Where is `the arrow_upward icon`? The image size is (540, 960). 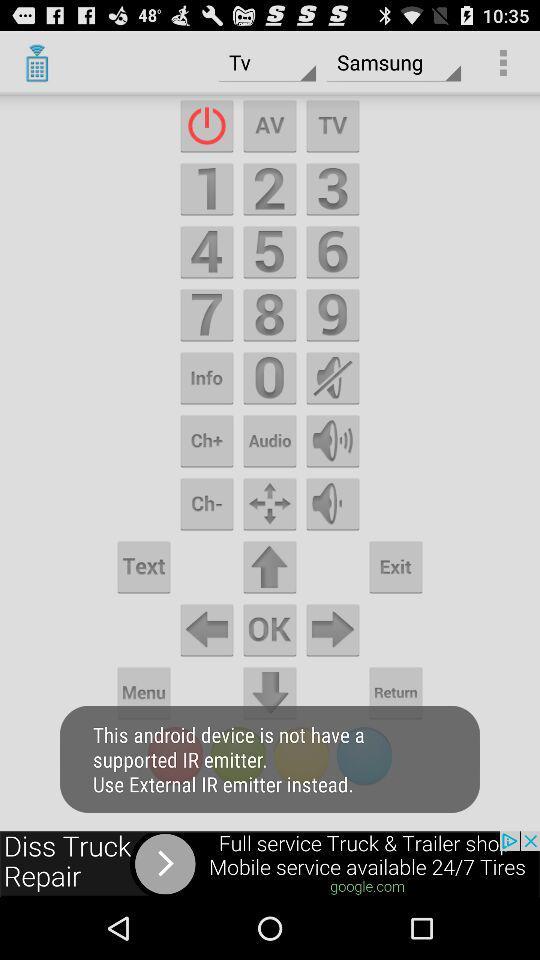 the arrow_upward icon is located at coordinates (270, 605).